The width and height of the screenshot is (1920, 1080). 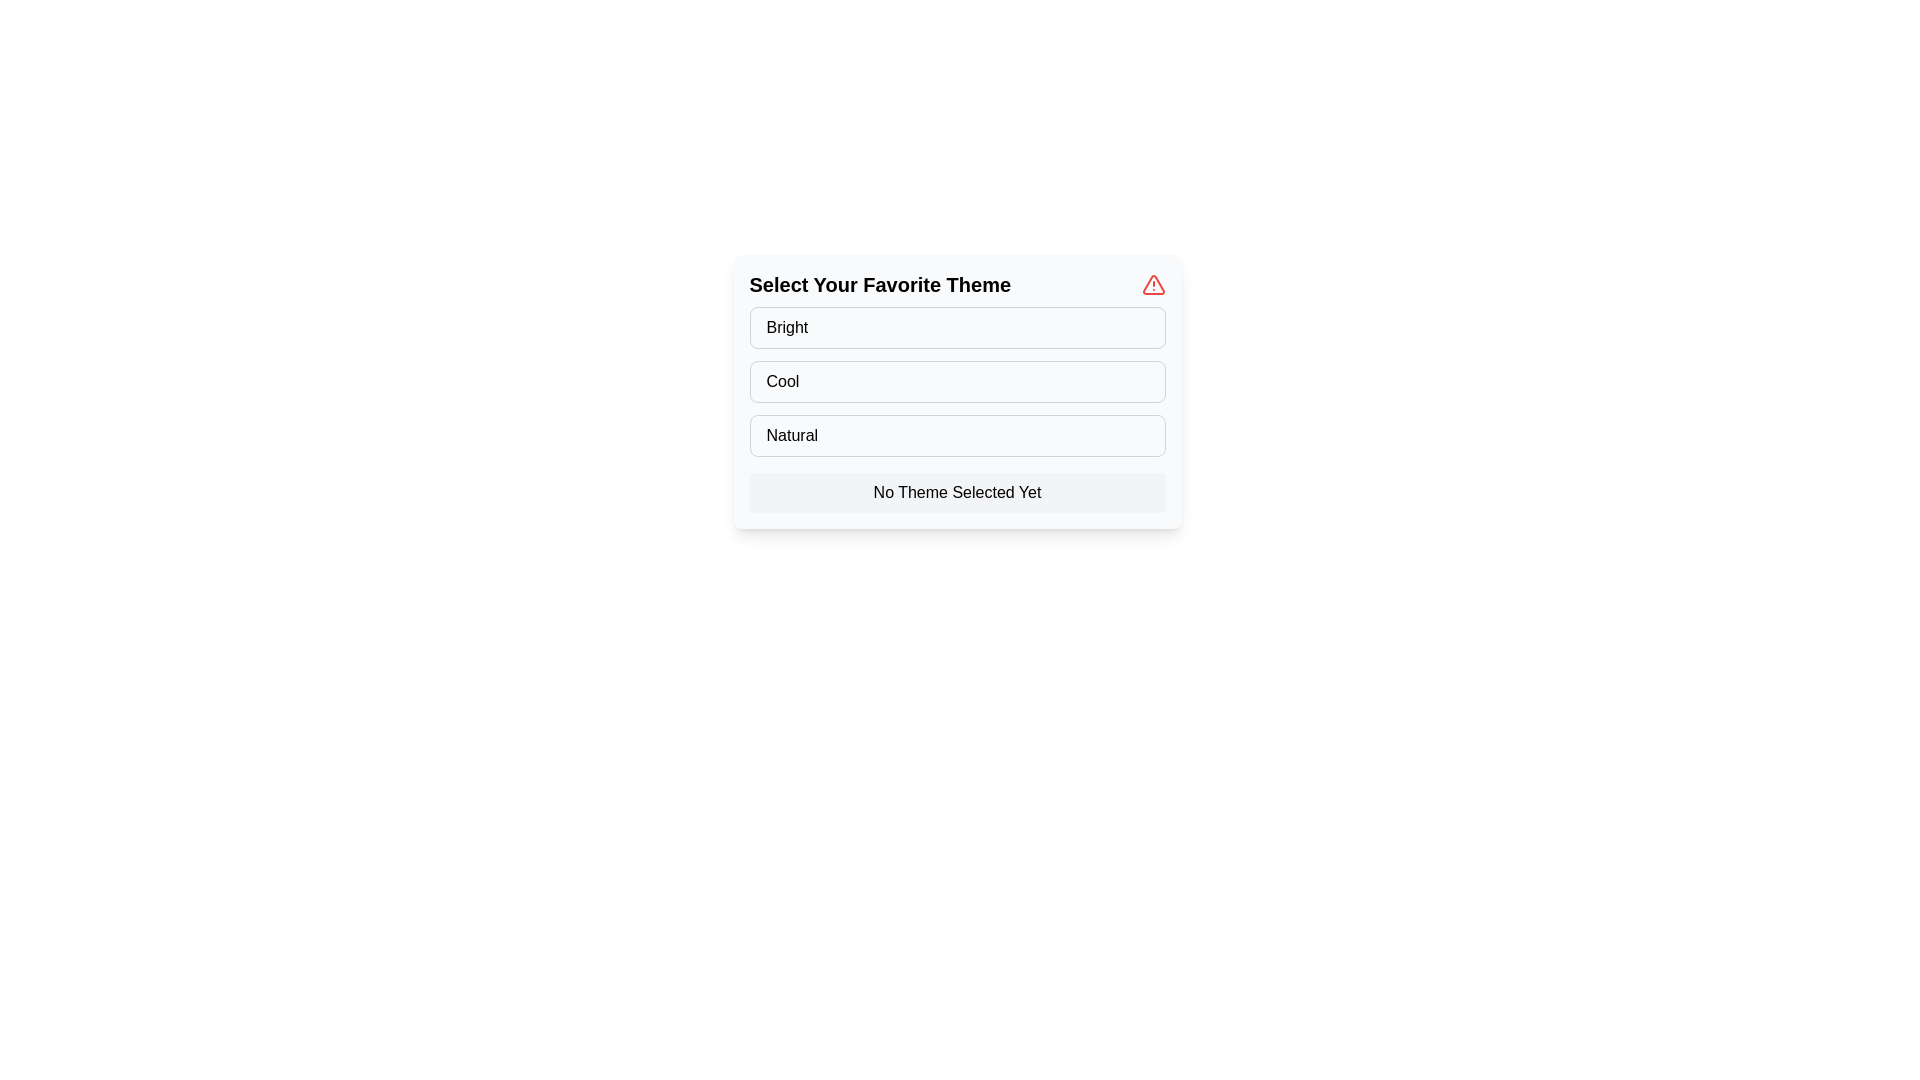 What do you see at coordinates (786, 326) in the screenshot?
I see `the text label displaying 'Bright' which is positioned at the top of the list under 'Select Your Favorite Theme'` at bounding box center [786, 326].